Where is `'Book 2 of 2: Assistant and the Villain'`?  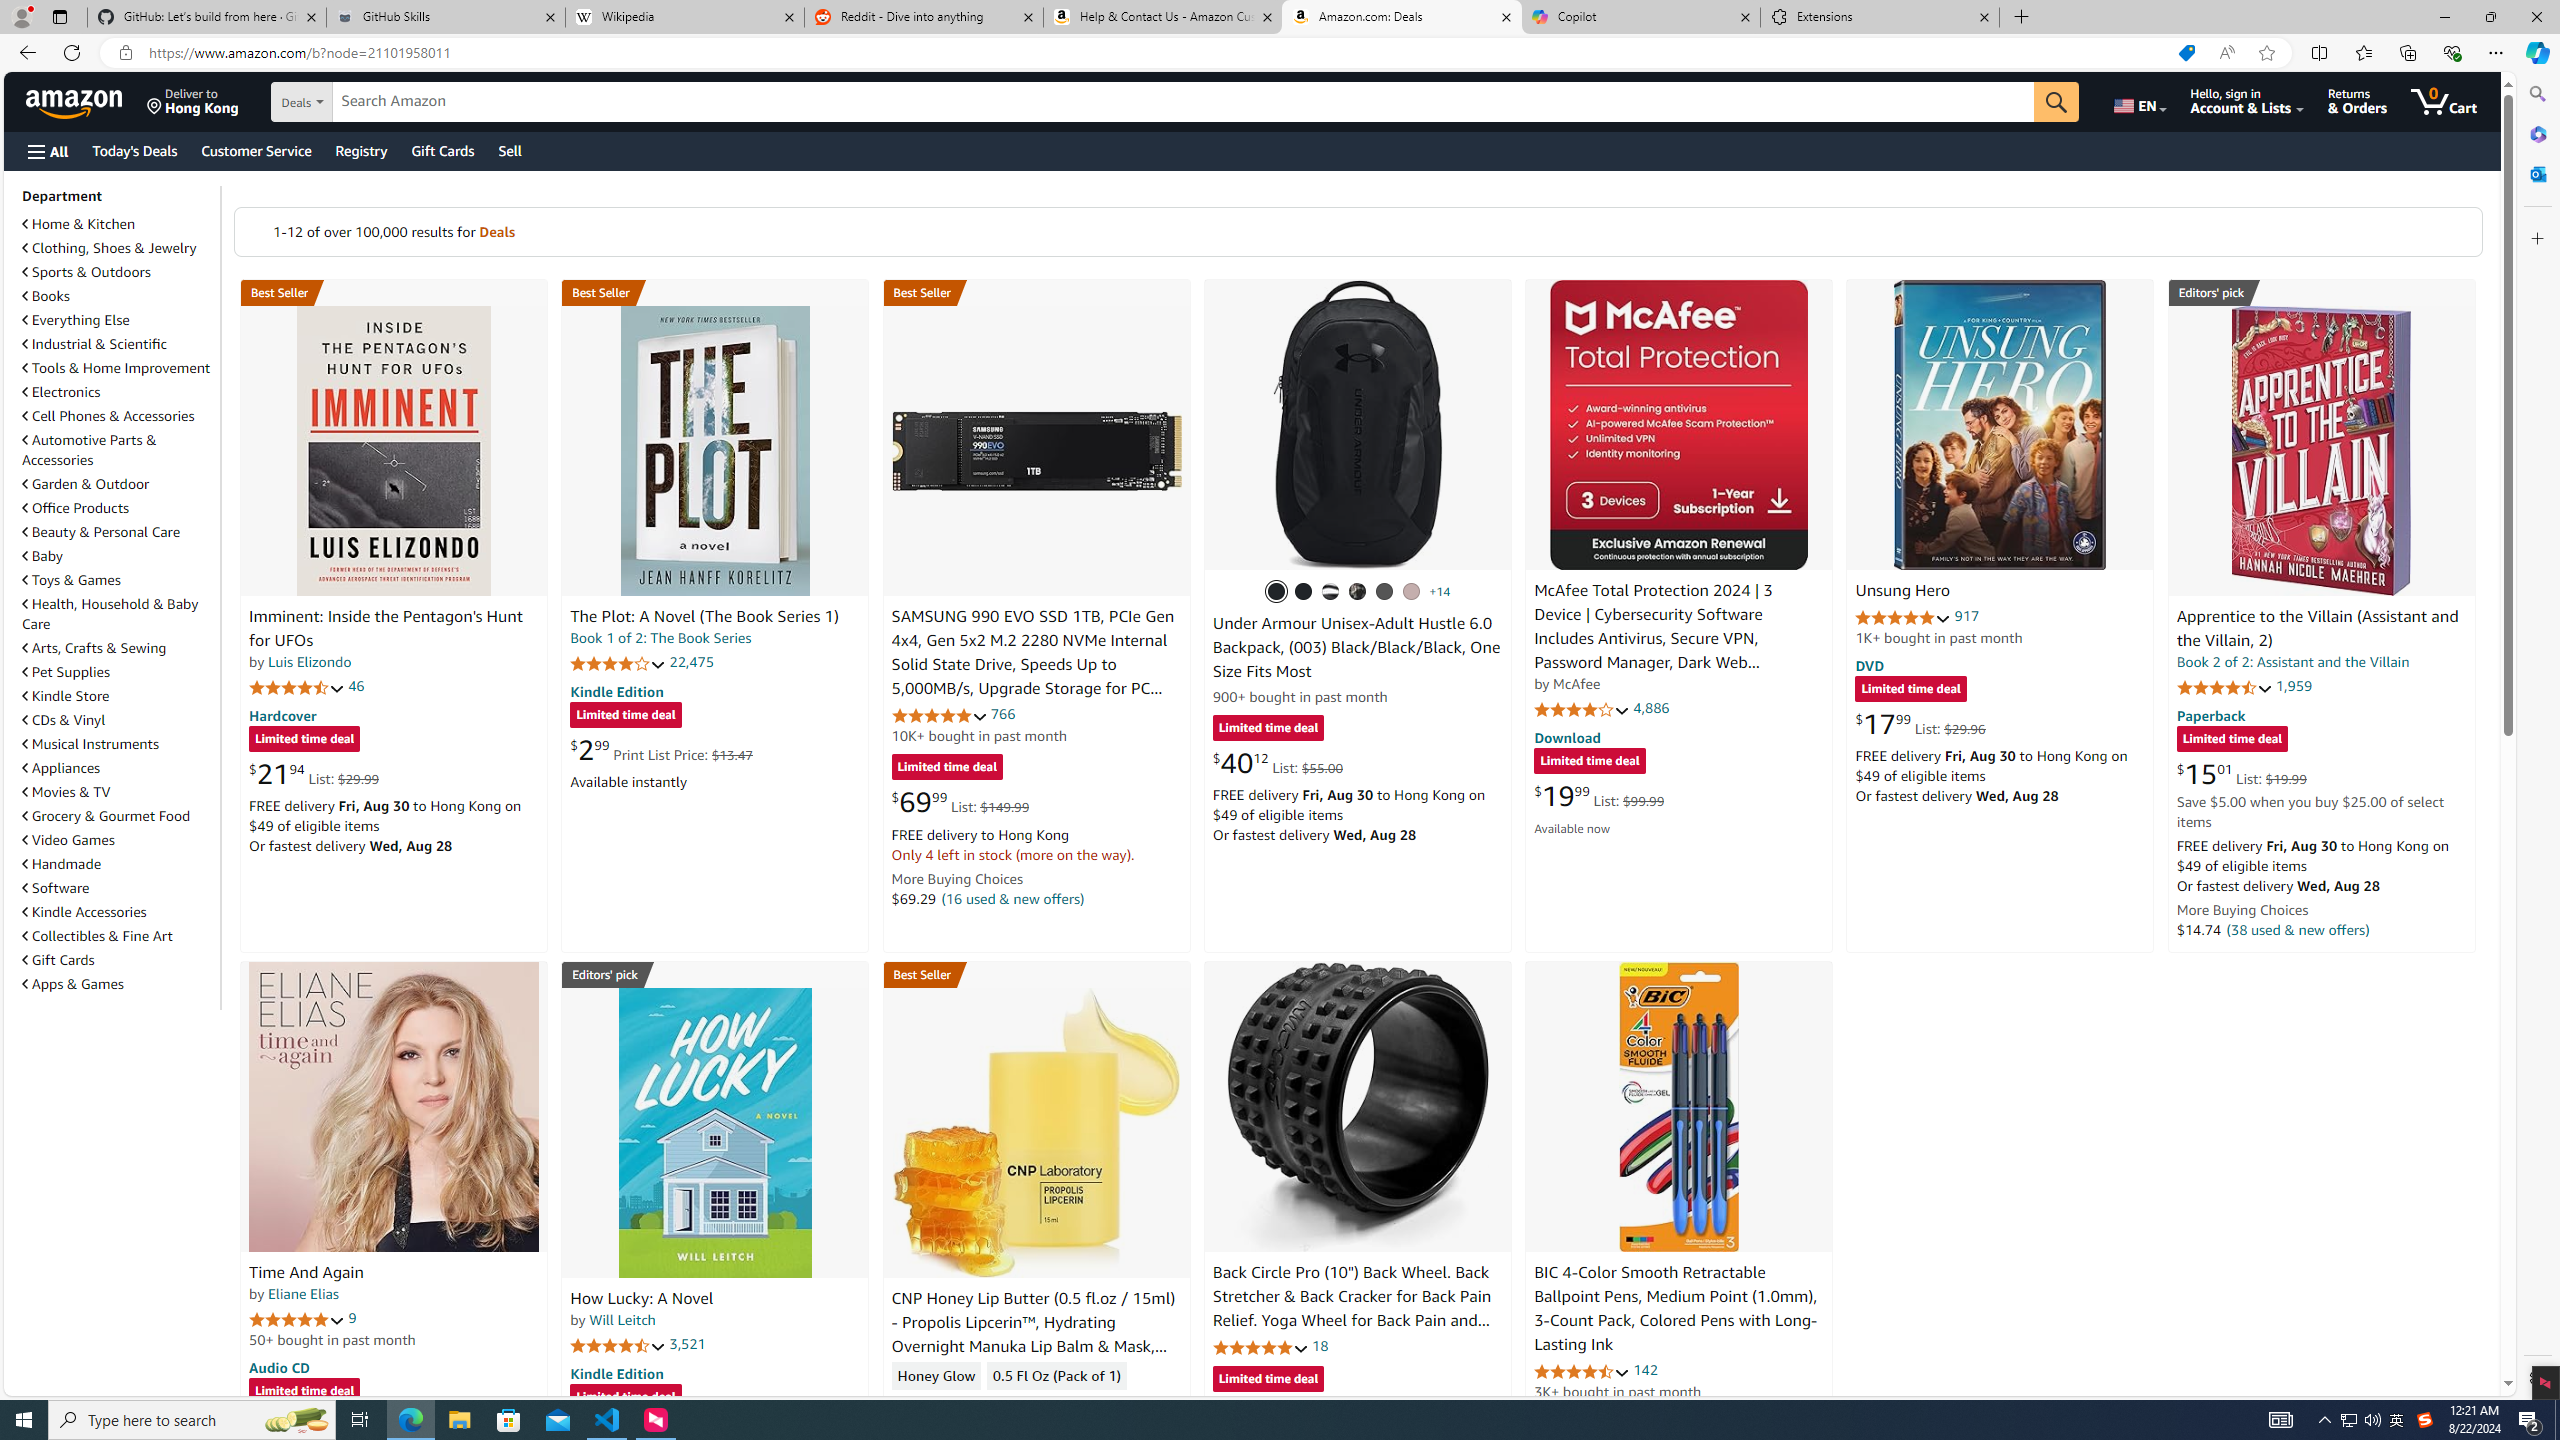
'Book 2 of 2: Assistant and the Villain' is located at coordinates (2291, 660).